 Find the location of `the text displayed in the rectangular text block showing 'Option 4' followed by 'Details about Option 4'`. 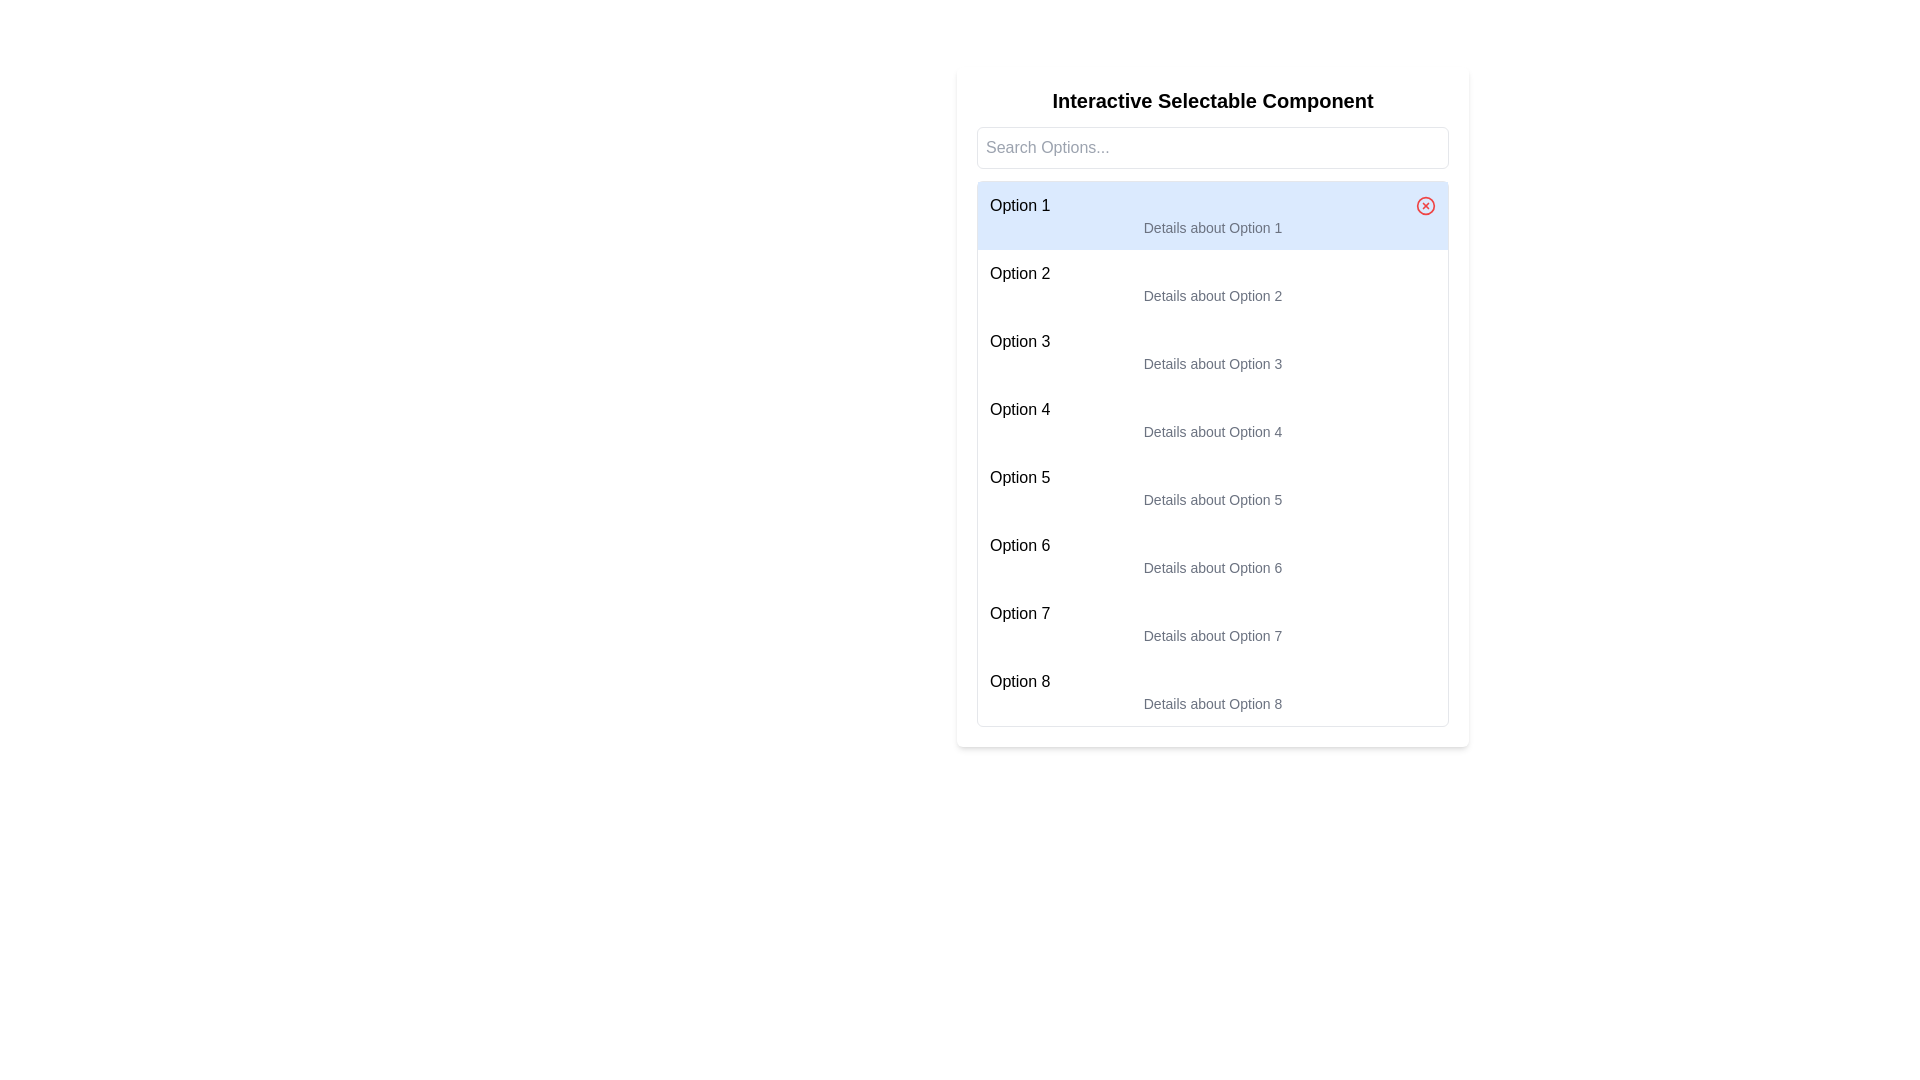

the text displayed in the rectangular text block showing 'Option 4' followed by 'Details about Option 4' is located at coordinates (1212, 419).